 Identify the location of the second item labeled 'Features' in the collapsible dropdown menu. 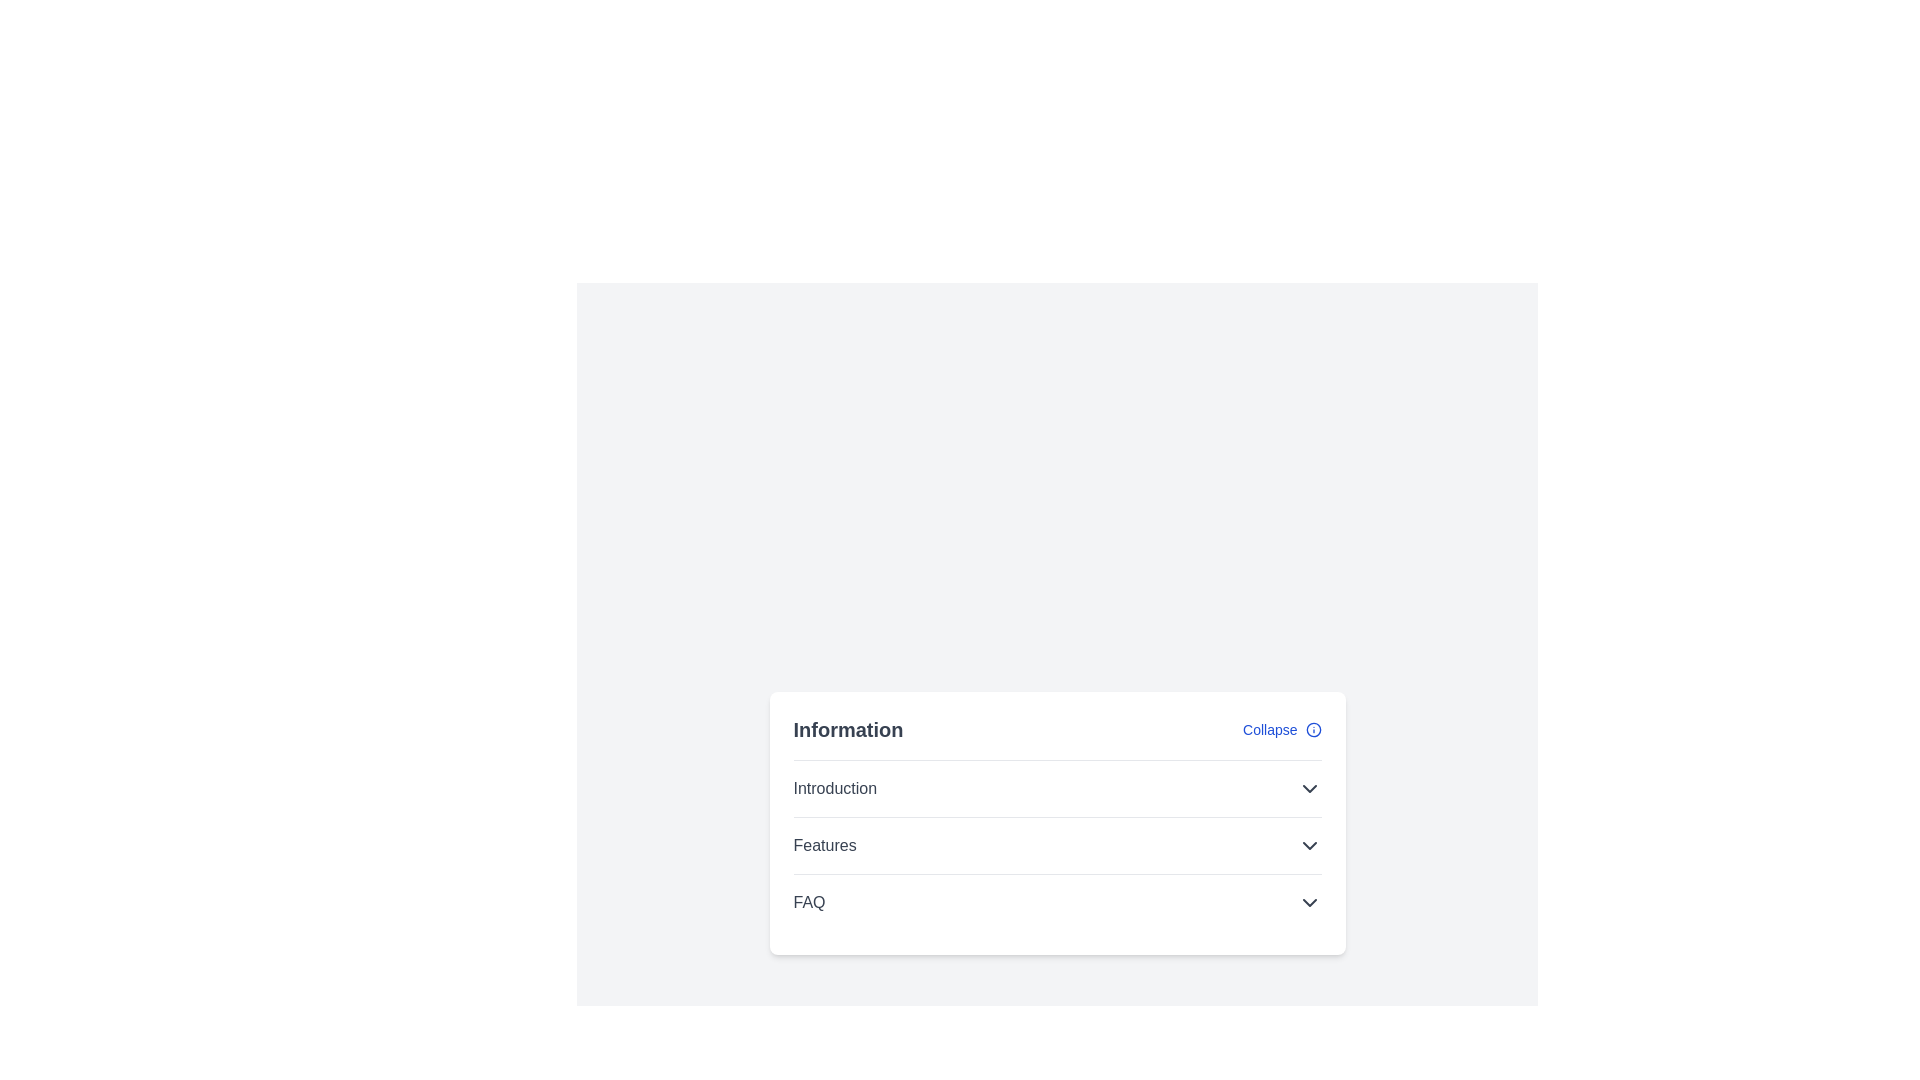
(1056, 844).